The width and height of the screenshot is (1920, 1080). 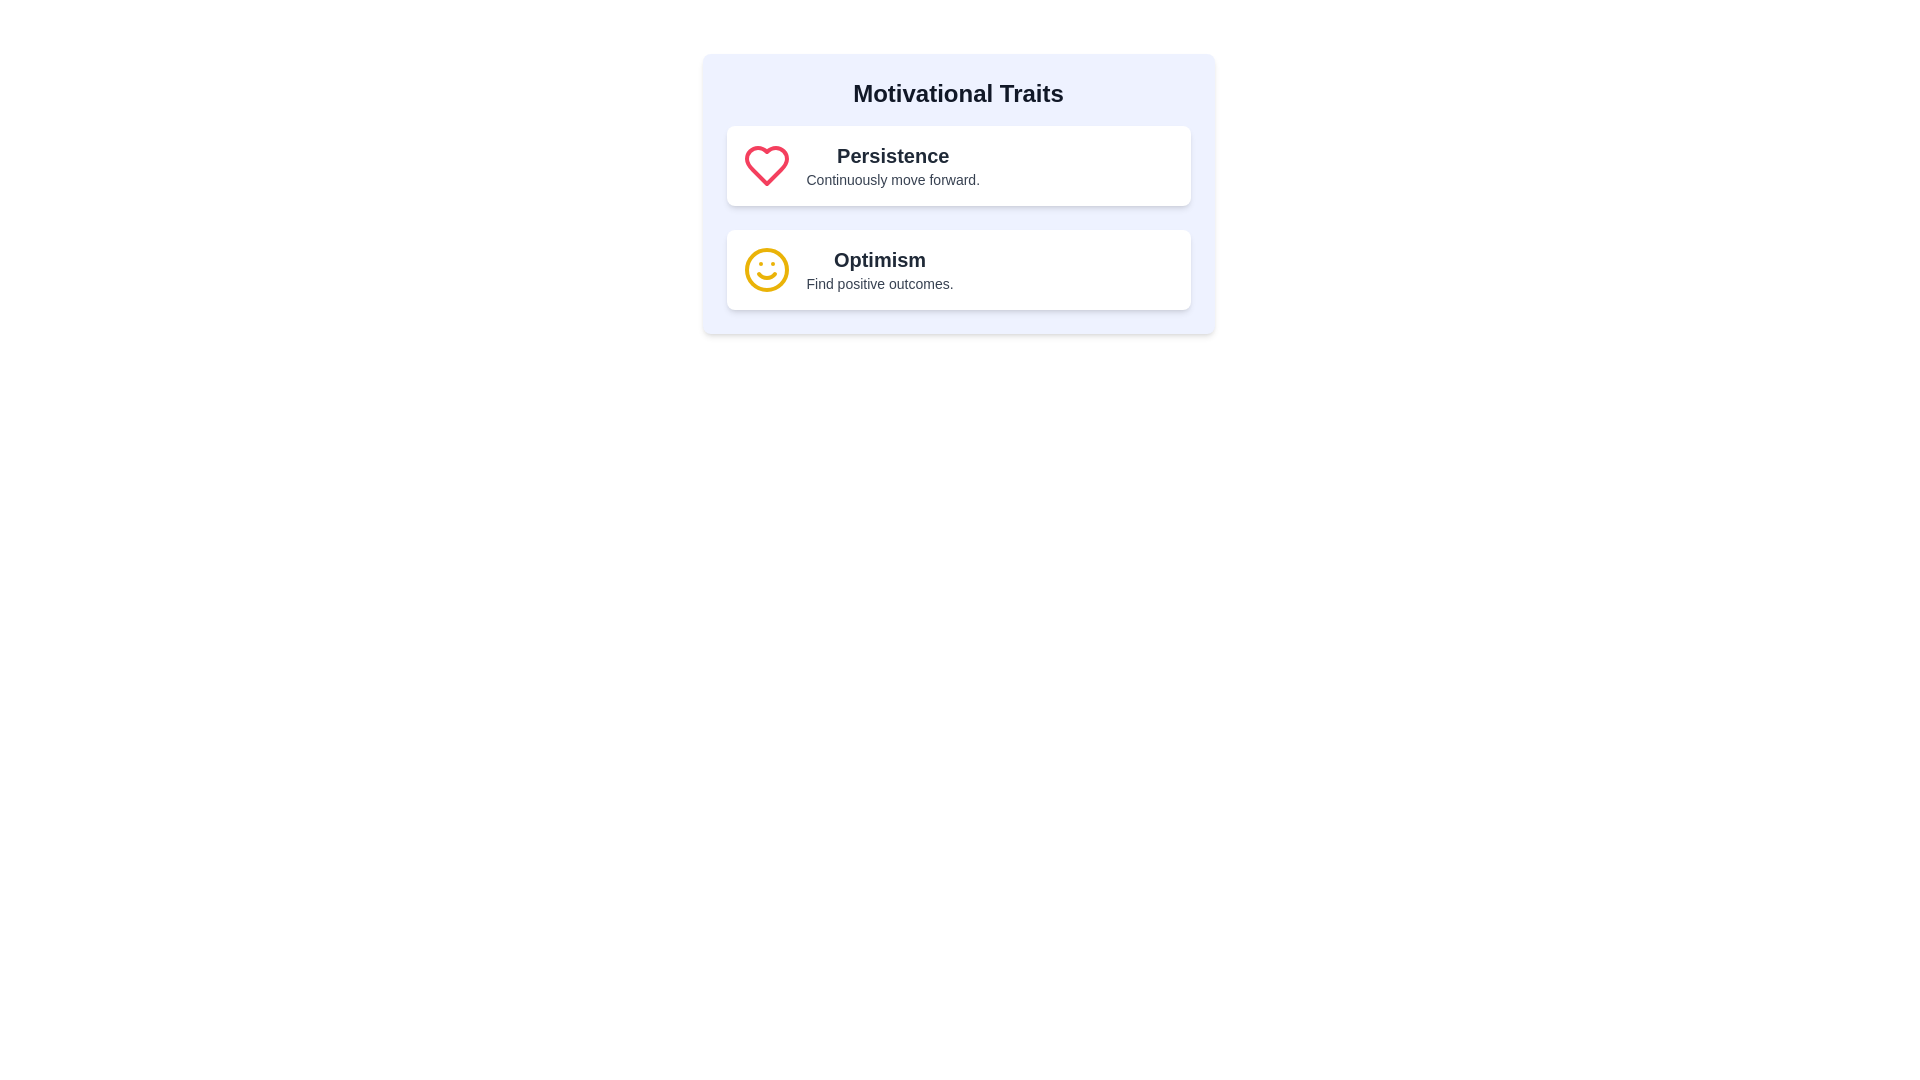 I want to click on the 'Optimism' text label with description, which presents a motivational trait and follows the 'Persistence' card in the 'Motivational Traits' section, so click(x=880, y=270).